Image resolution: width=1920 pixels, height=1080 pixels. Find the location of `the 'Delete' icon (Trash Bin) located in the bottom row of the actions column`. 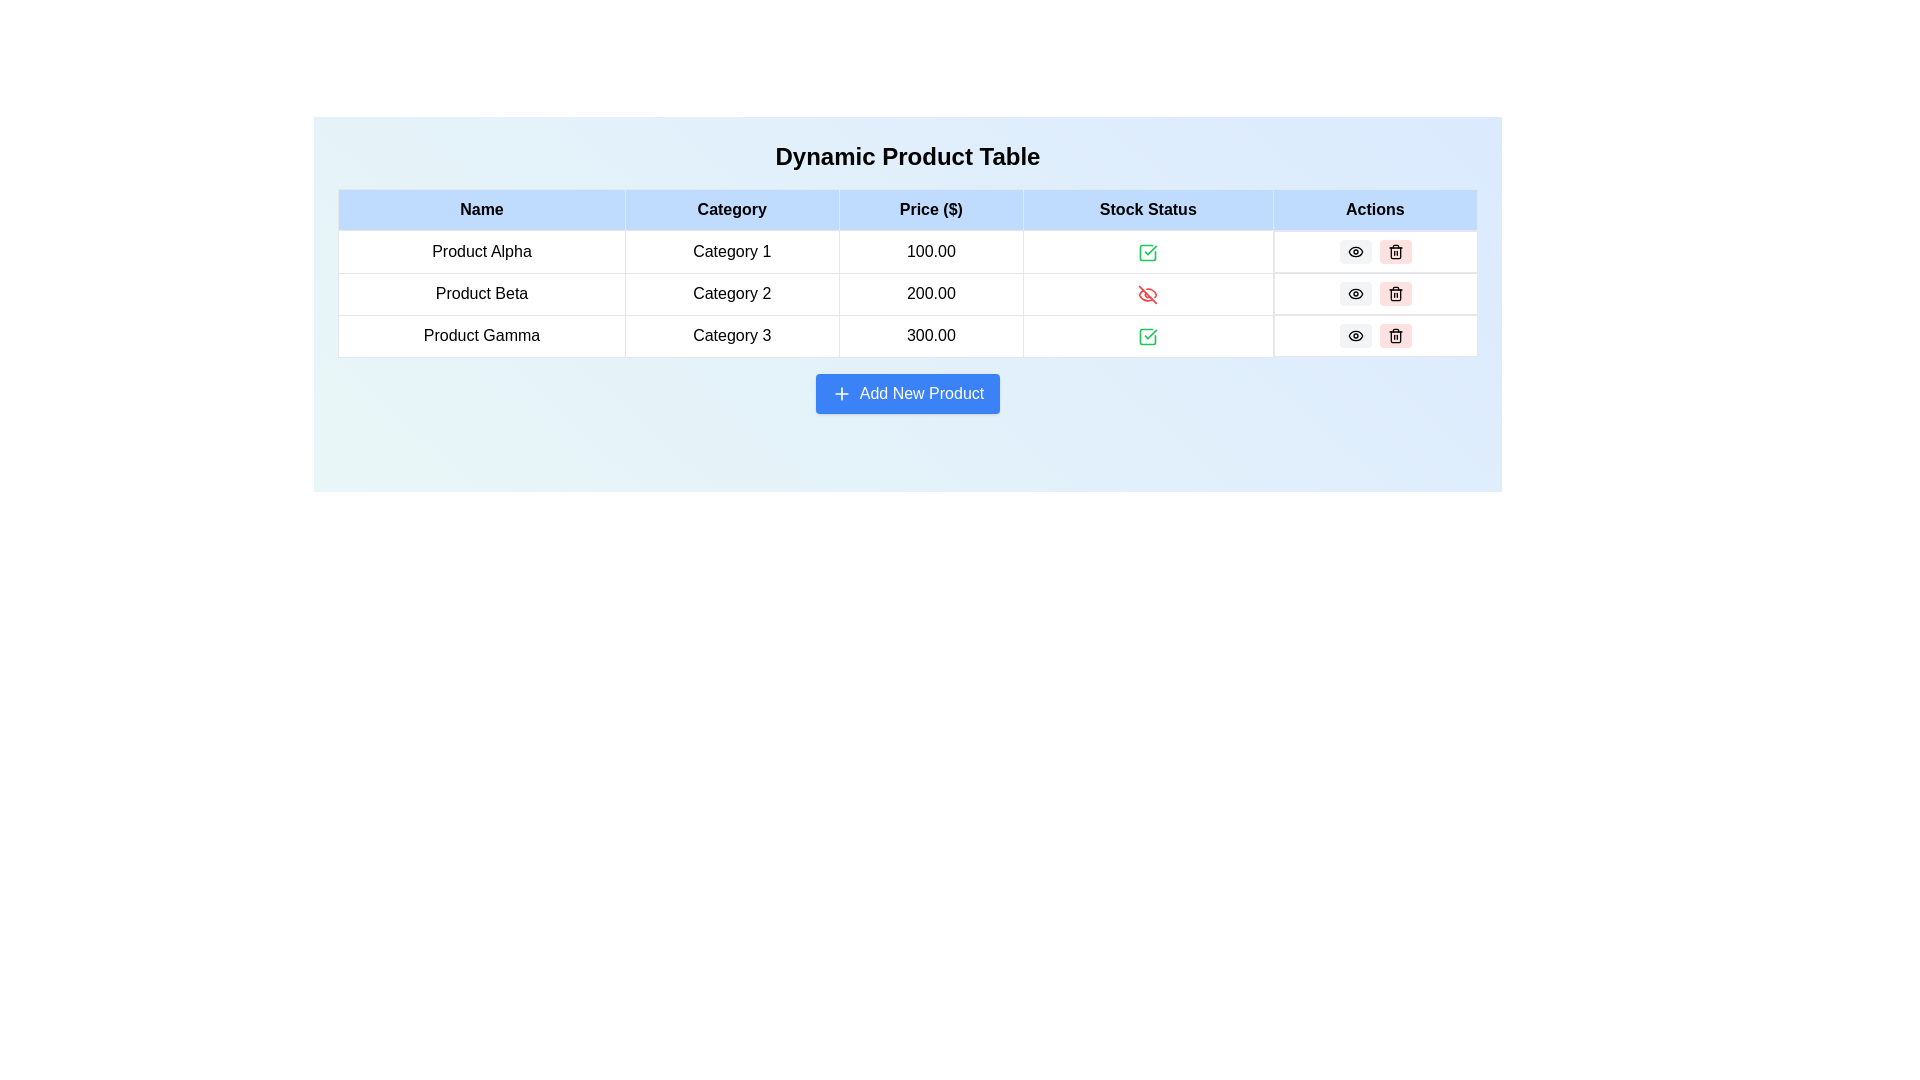

the 'Delete' icon (Trash Bin) located in the bottom row of the actions column is located at coordinates (1394, 334).